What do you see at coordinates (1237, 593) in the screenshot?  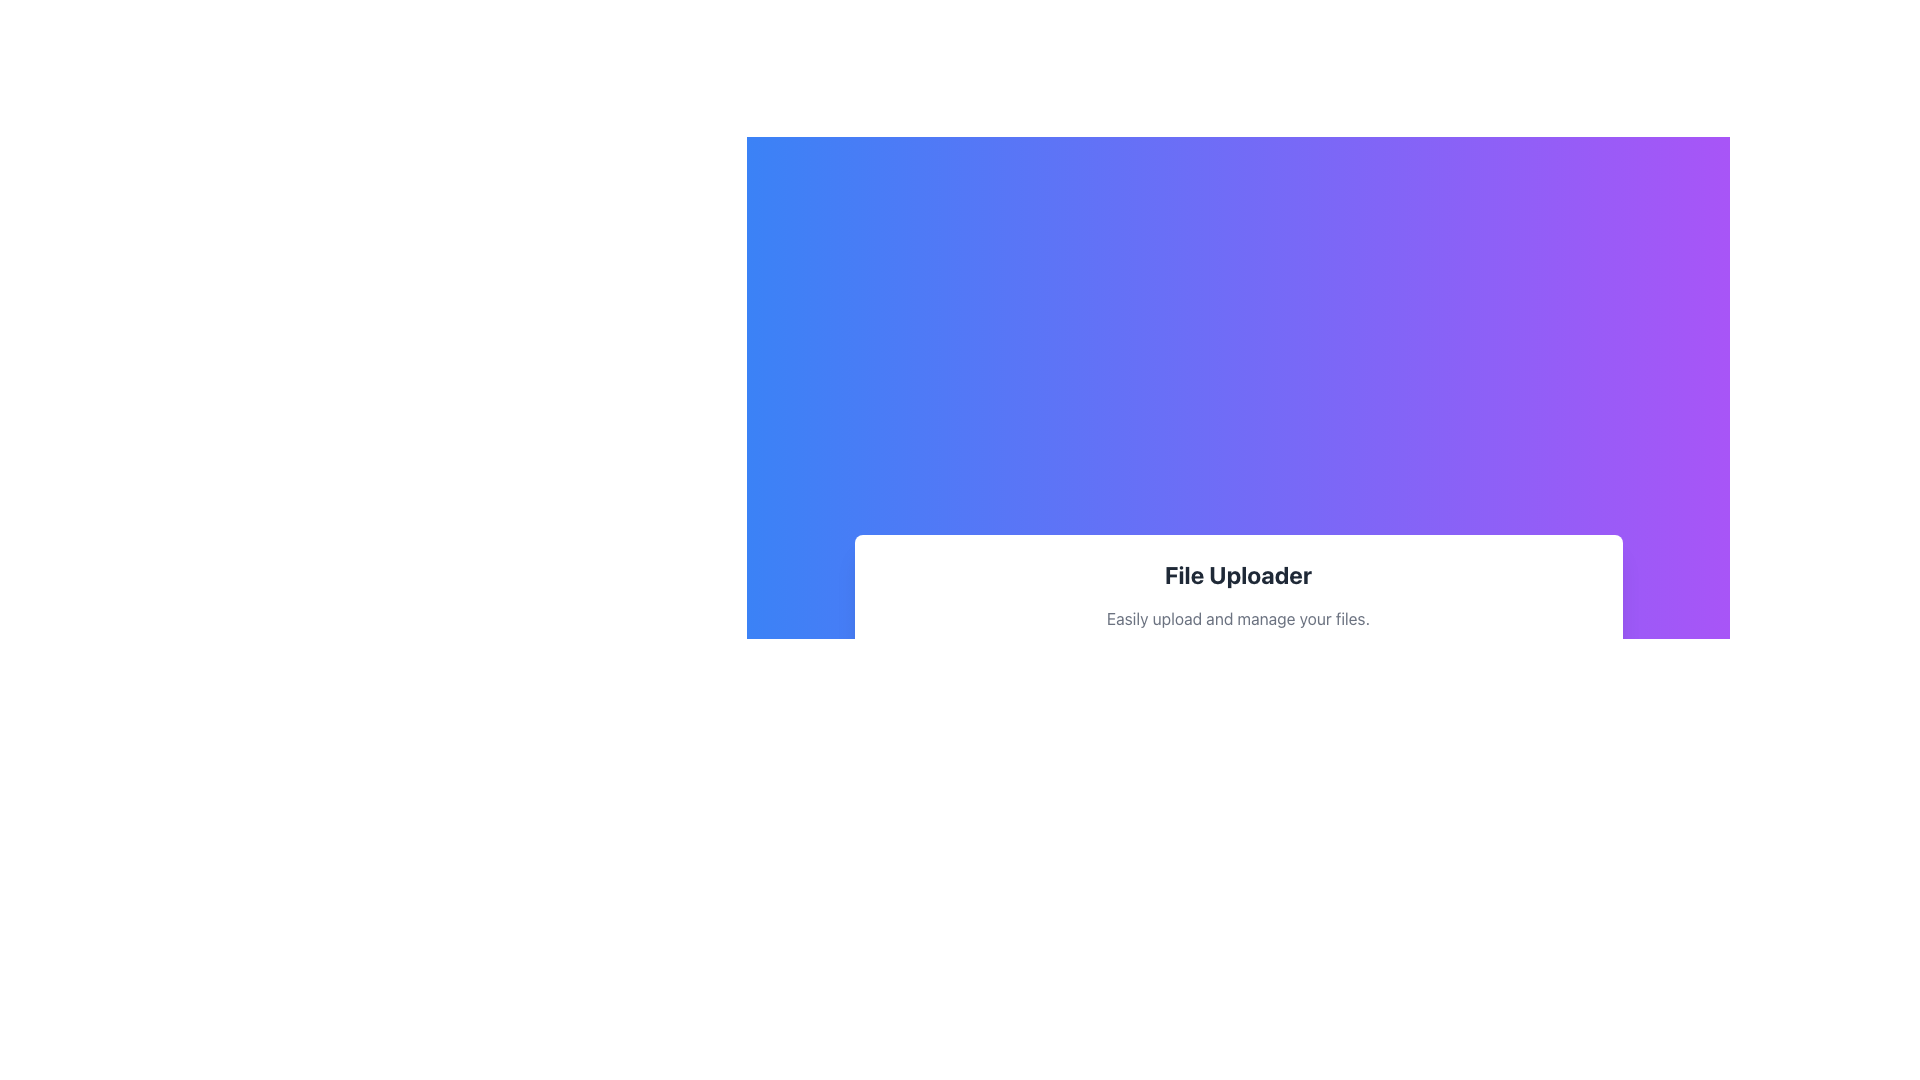 I see `information displayed on the Textual Content Block (Heading and Paragraph) titled 'File Uploader' which includes the description 'Easily upload and manage your files.'` at bounding box center [1237, 593].